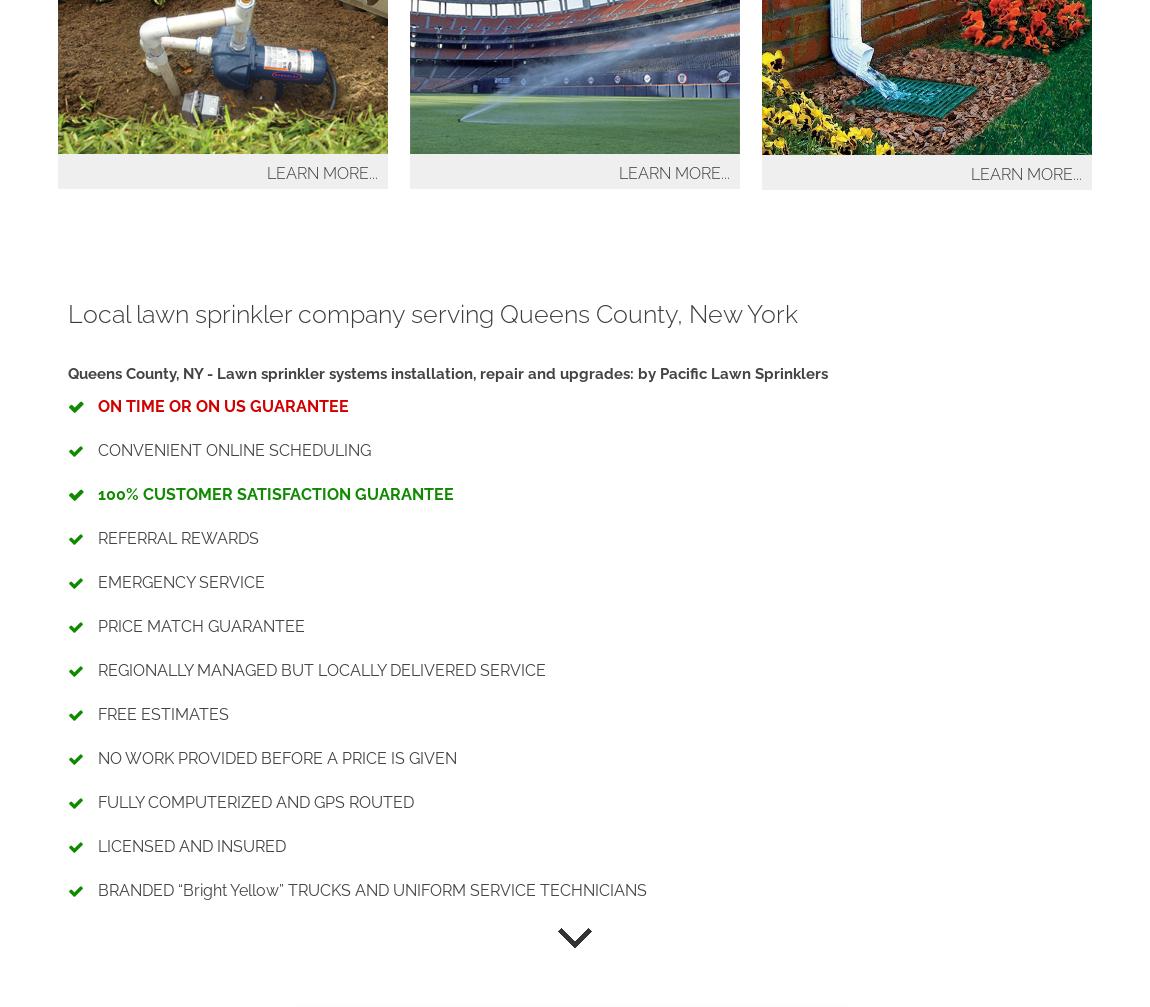 The width and height of the screenshot is (1150, 1007). What do you see at coordinates (66, 312) in the screenshot?
I see `'Local lawn sprinkler company serving Queens County, New York'` at bounding box center [66, 312].